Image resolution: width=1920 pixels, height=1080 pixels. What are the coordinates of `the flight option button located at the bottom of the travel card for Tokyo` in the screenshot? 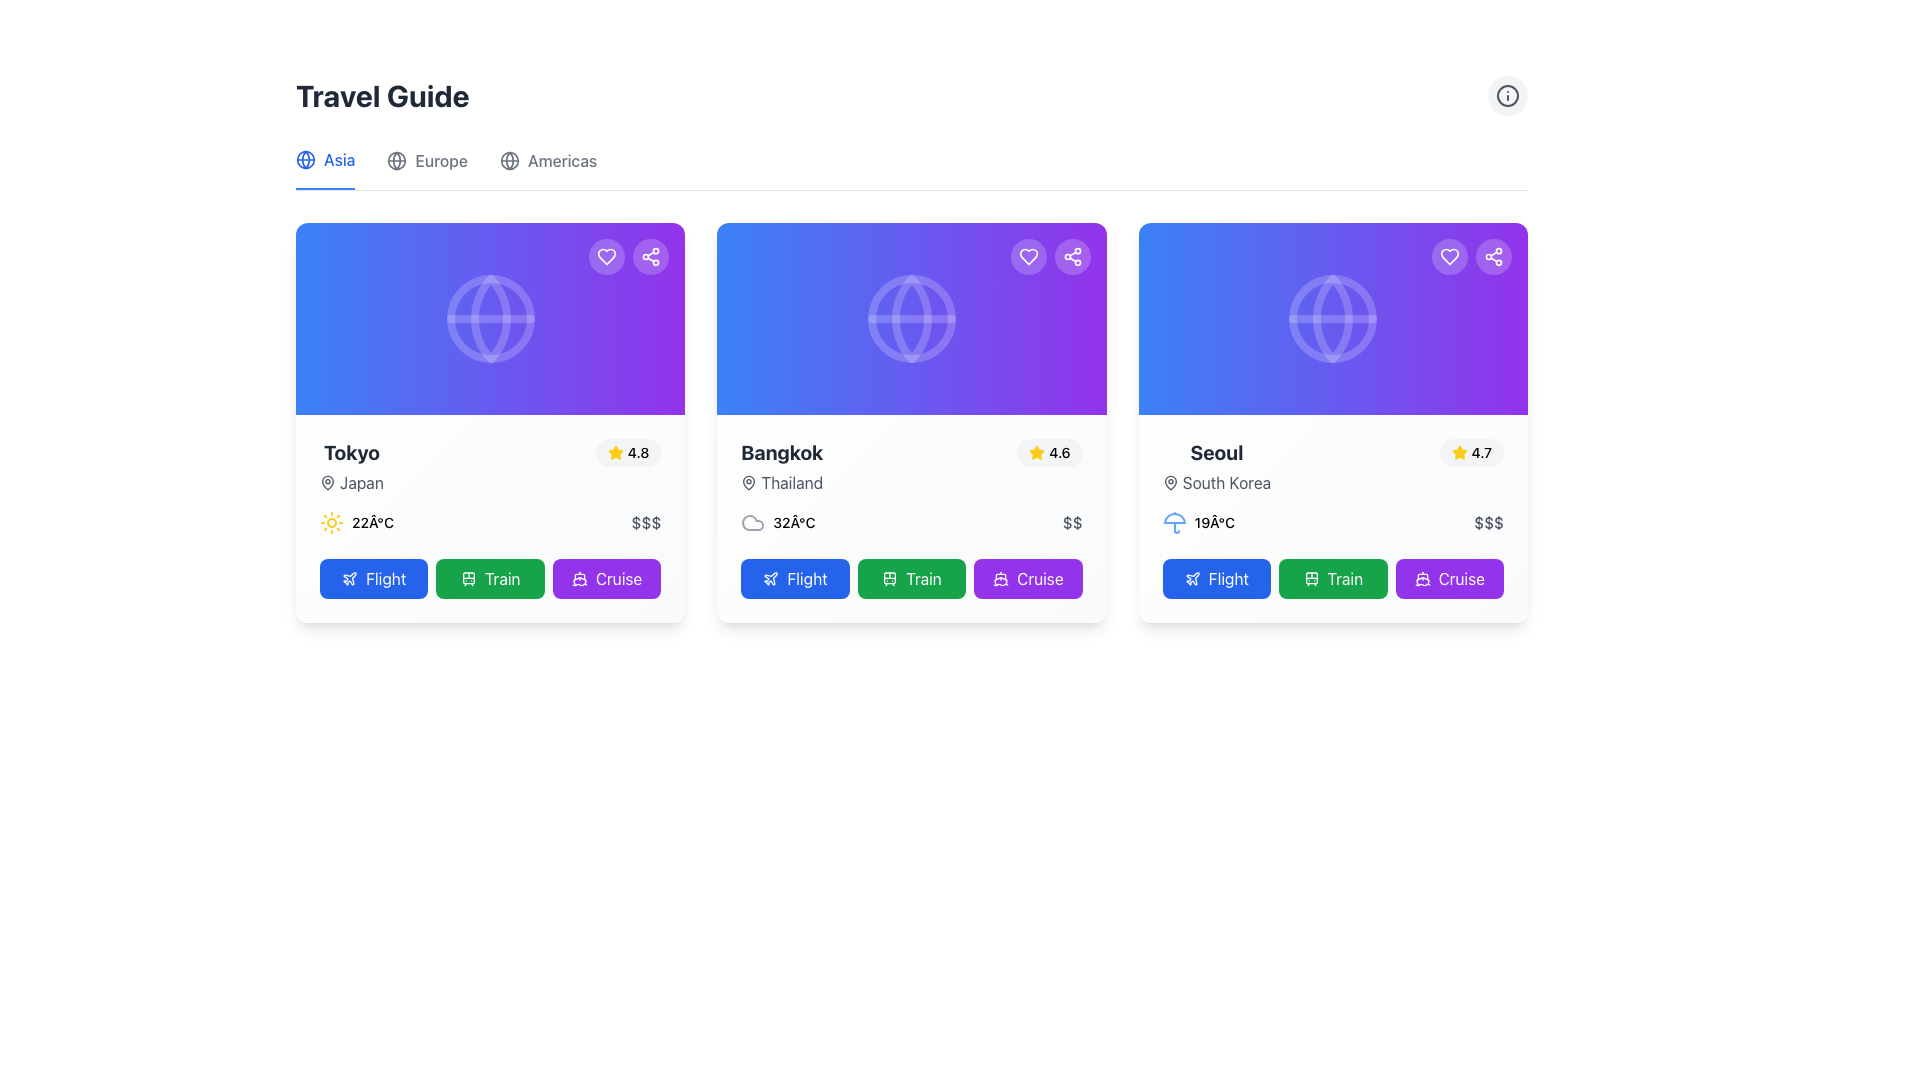 It's located at (374, 578).